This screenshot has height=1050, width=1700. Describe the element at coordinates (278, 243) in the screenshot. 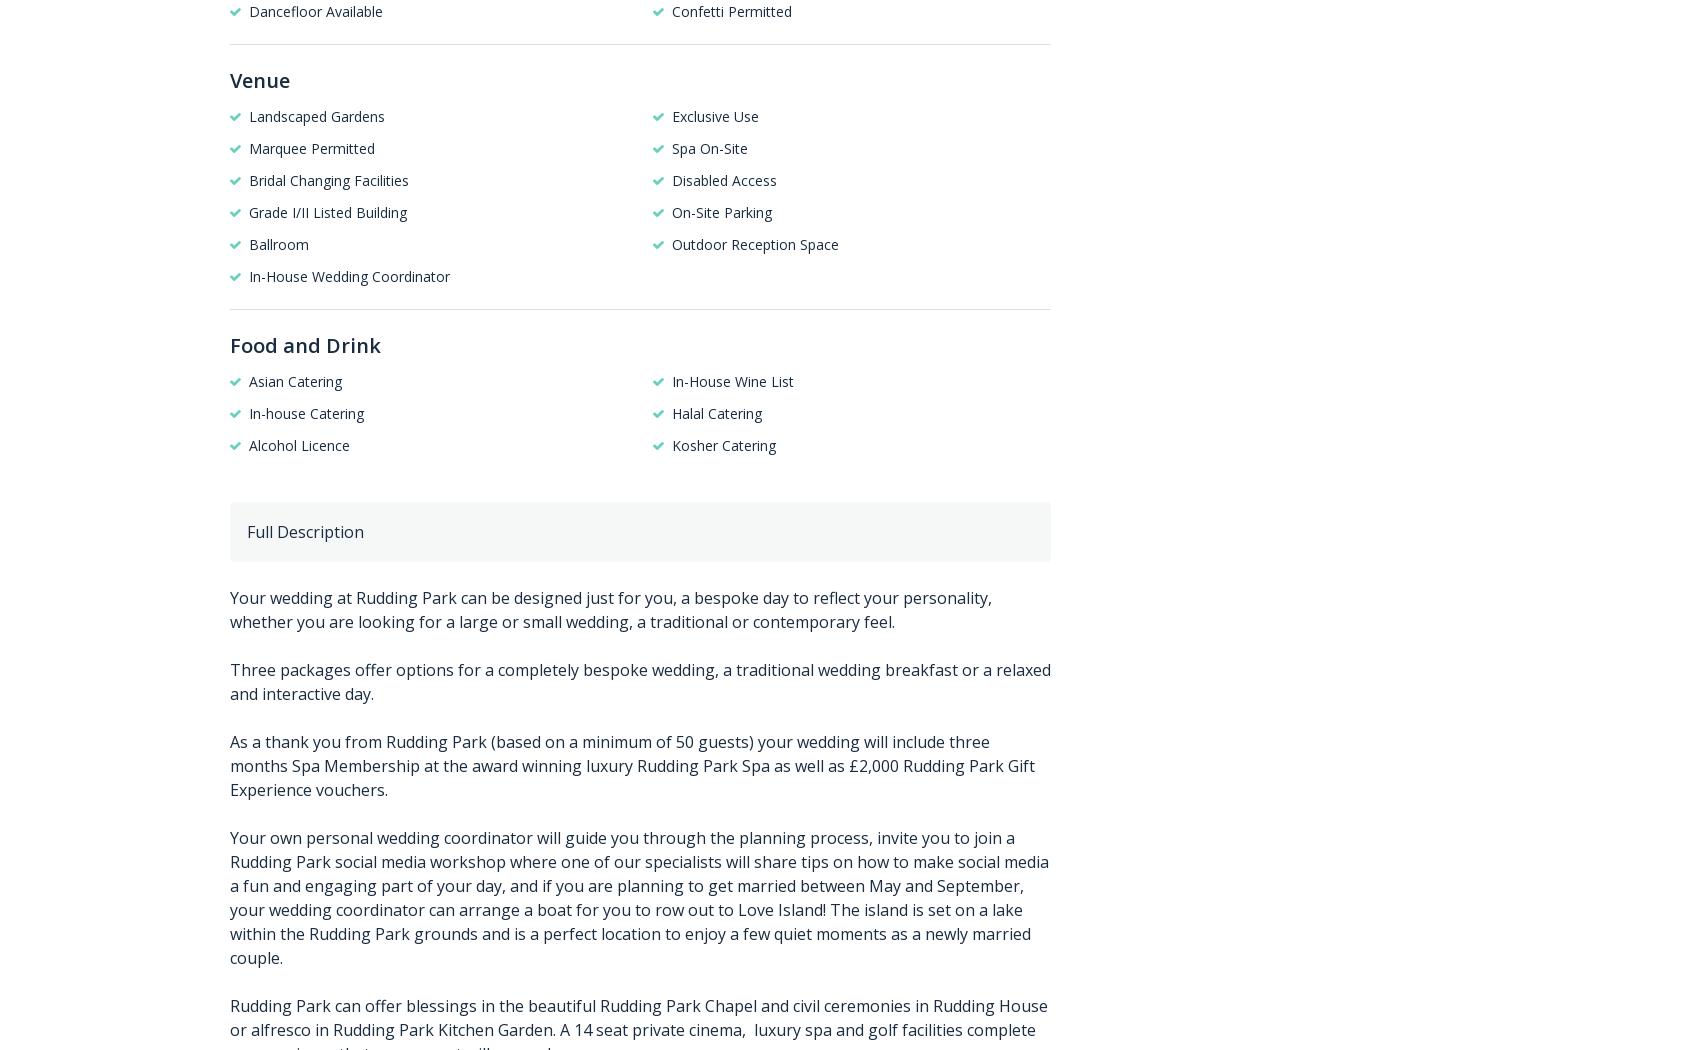

I see `'Ballroom'` at that location.